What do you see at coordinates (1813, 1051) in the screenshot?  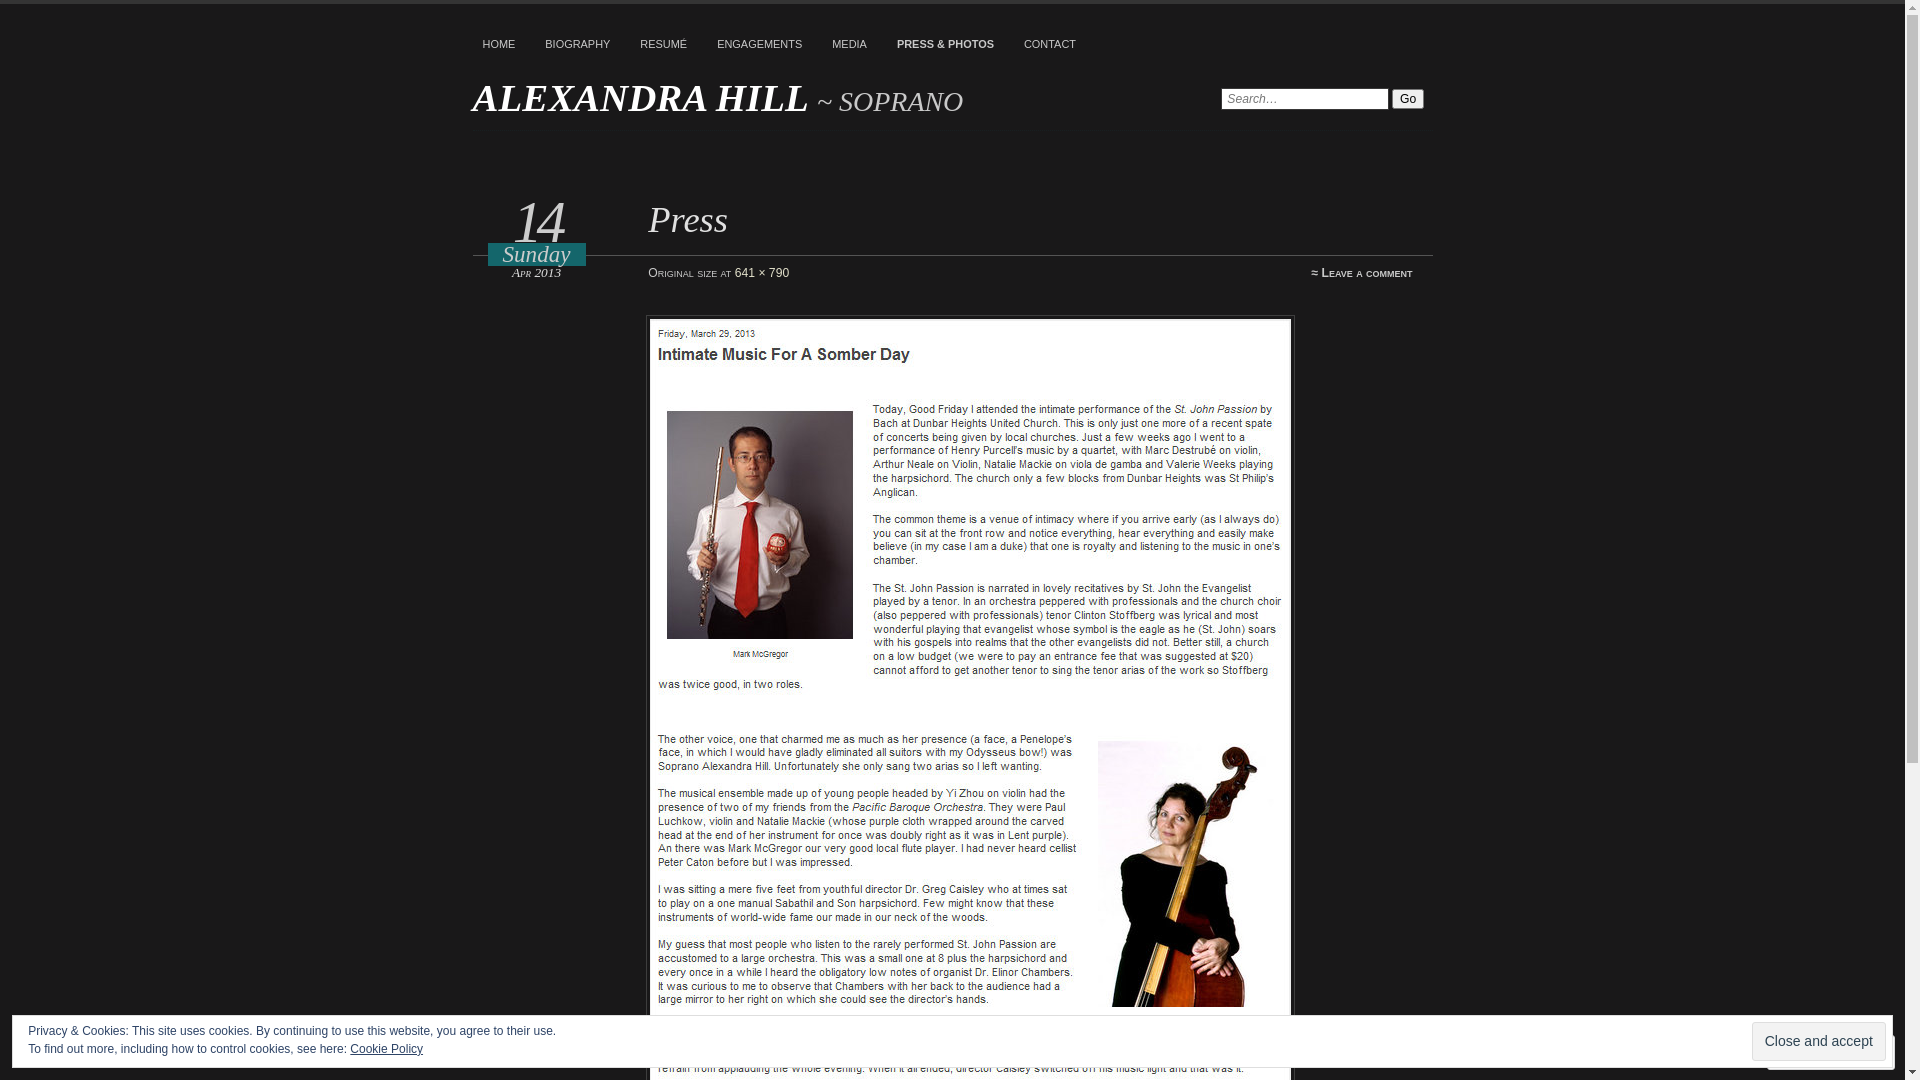 I see `'Follow'` at bounding box center [1813, 1051].